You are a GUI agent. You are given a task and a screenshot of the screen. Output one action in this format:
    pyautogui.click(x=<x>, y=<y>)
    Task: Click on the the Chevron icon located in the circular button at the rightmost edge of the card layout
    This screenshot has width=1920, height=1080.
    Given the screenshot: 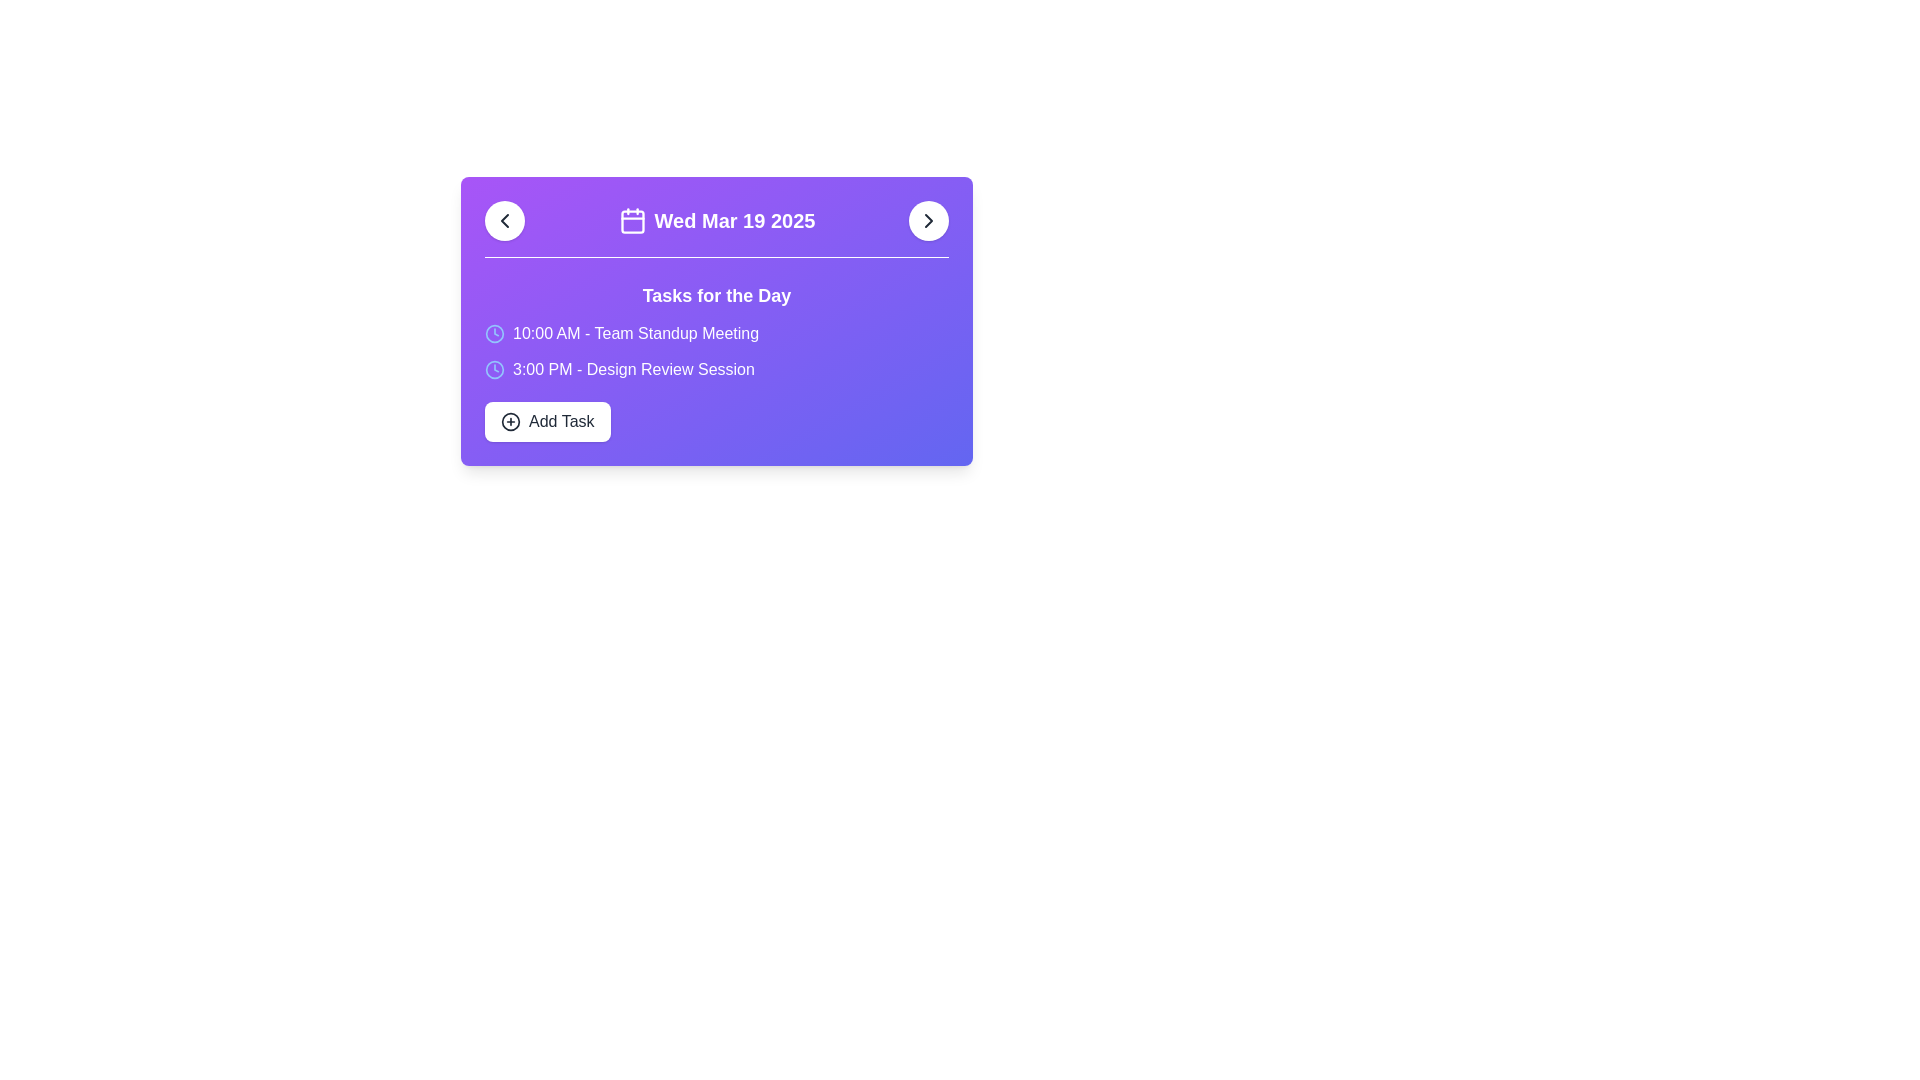 What is the action you would take?
    pyautogui.click(x=928, y=220)
    